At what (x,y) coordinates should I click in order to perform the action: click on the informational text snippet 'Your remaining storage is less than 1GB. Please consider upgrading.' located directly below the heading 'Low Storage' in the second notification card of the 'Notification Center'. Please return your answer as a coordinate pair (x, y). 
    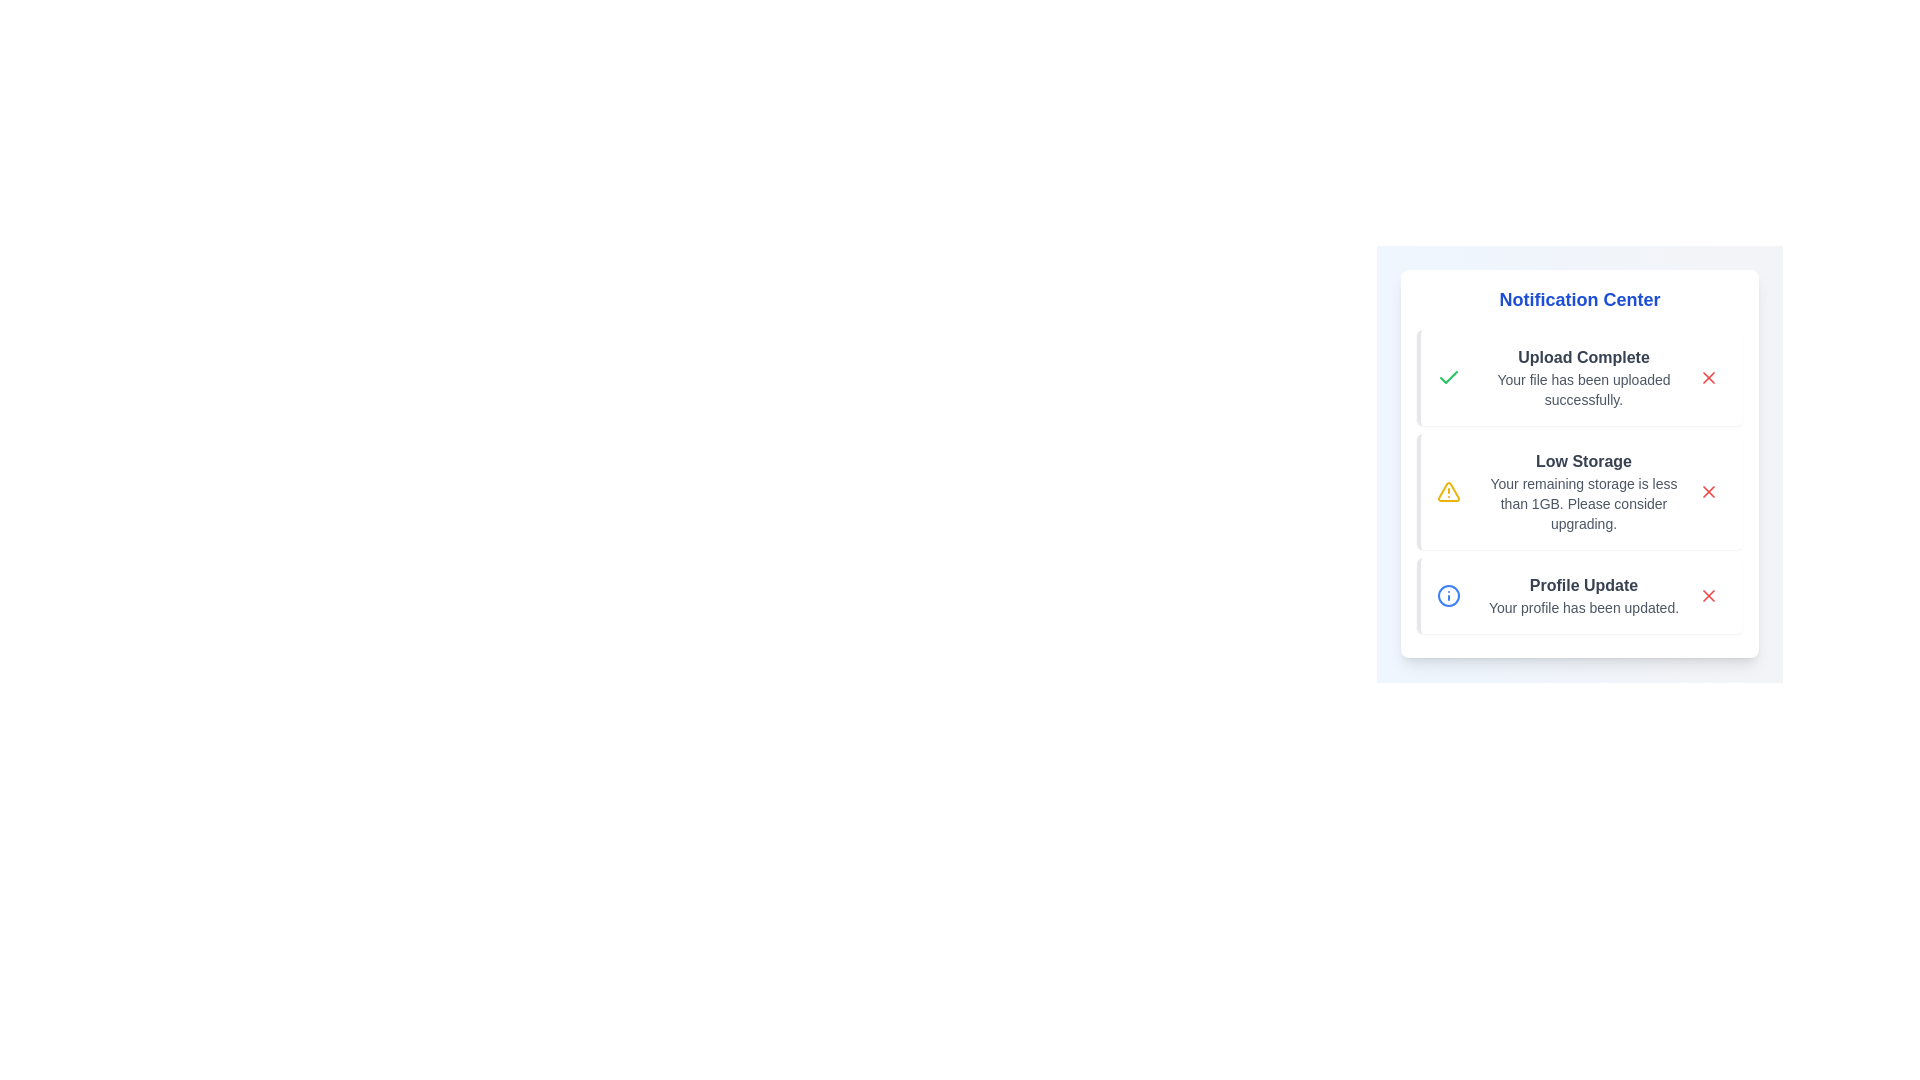
    Looking at the image, I should click on (1583, 503).